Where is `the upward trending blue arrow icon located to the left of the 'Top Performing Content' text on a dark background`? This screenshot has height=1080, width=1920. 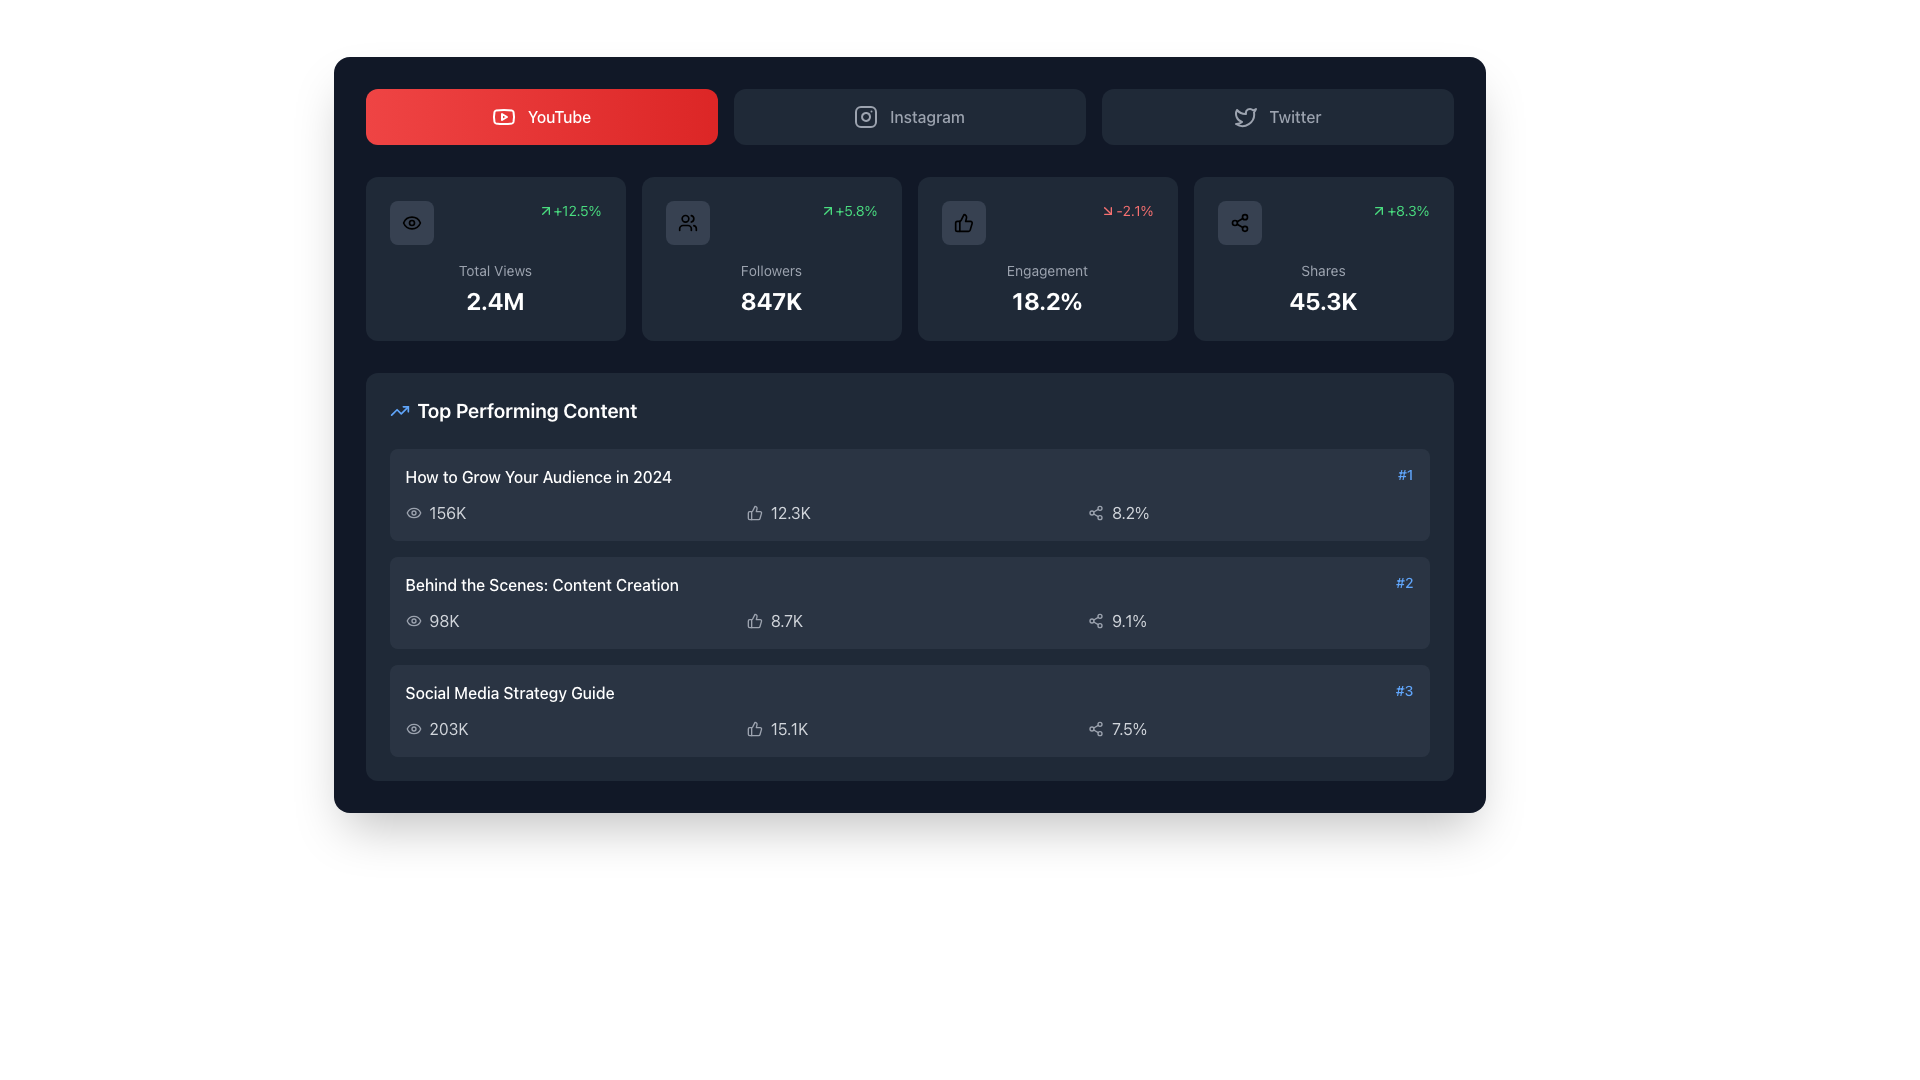 the upward trending blue arrow icon located to the left of the 'Top Performing Content' text on a dark background is located at coordinates (399, 410).